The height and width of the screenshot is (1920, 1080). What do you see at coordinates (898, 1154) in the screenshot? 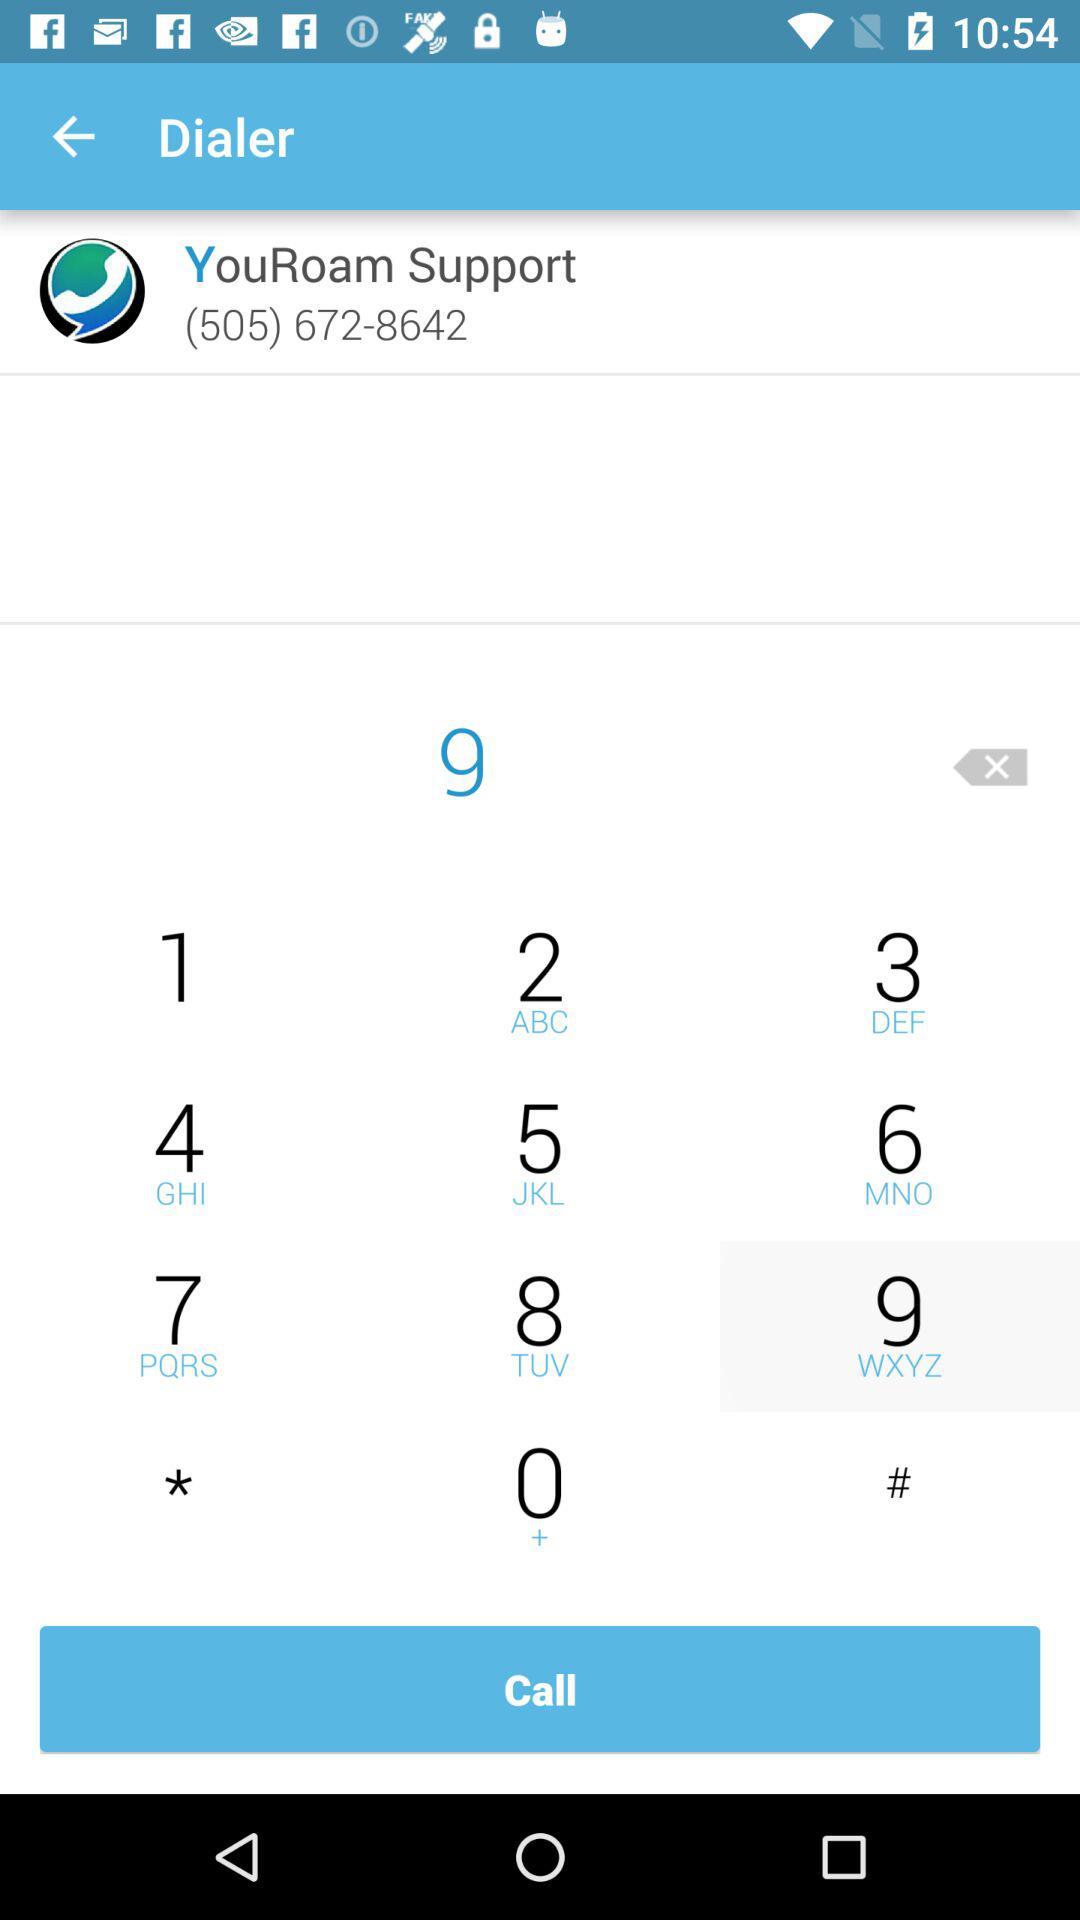
I see `click the number 6` at bounding box center [898, 1154].